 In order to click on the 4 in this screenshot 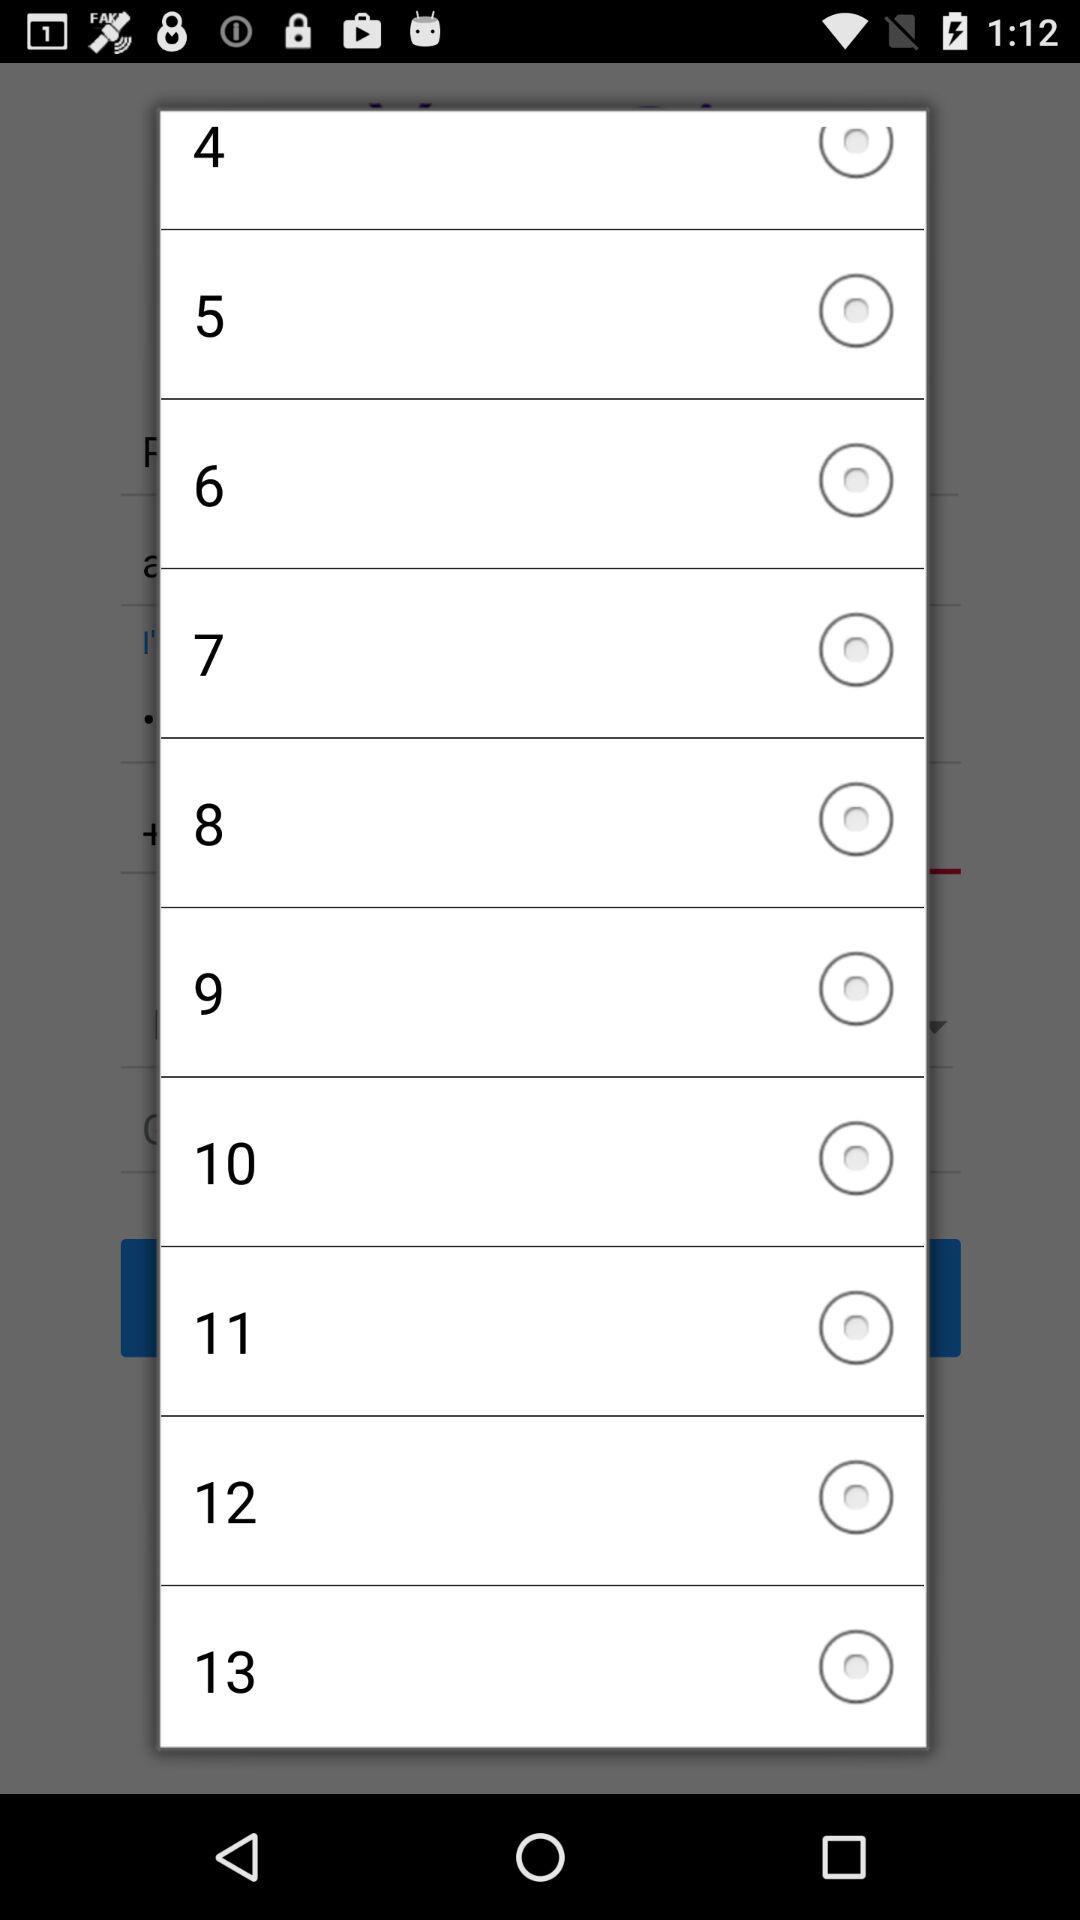, I will do `click(542, 177)`.